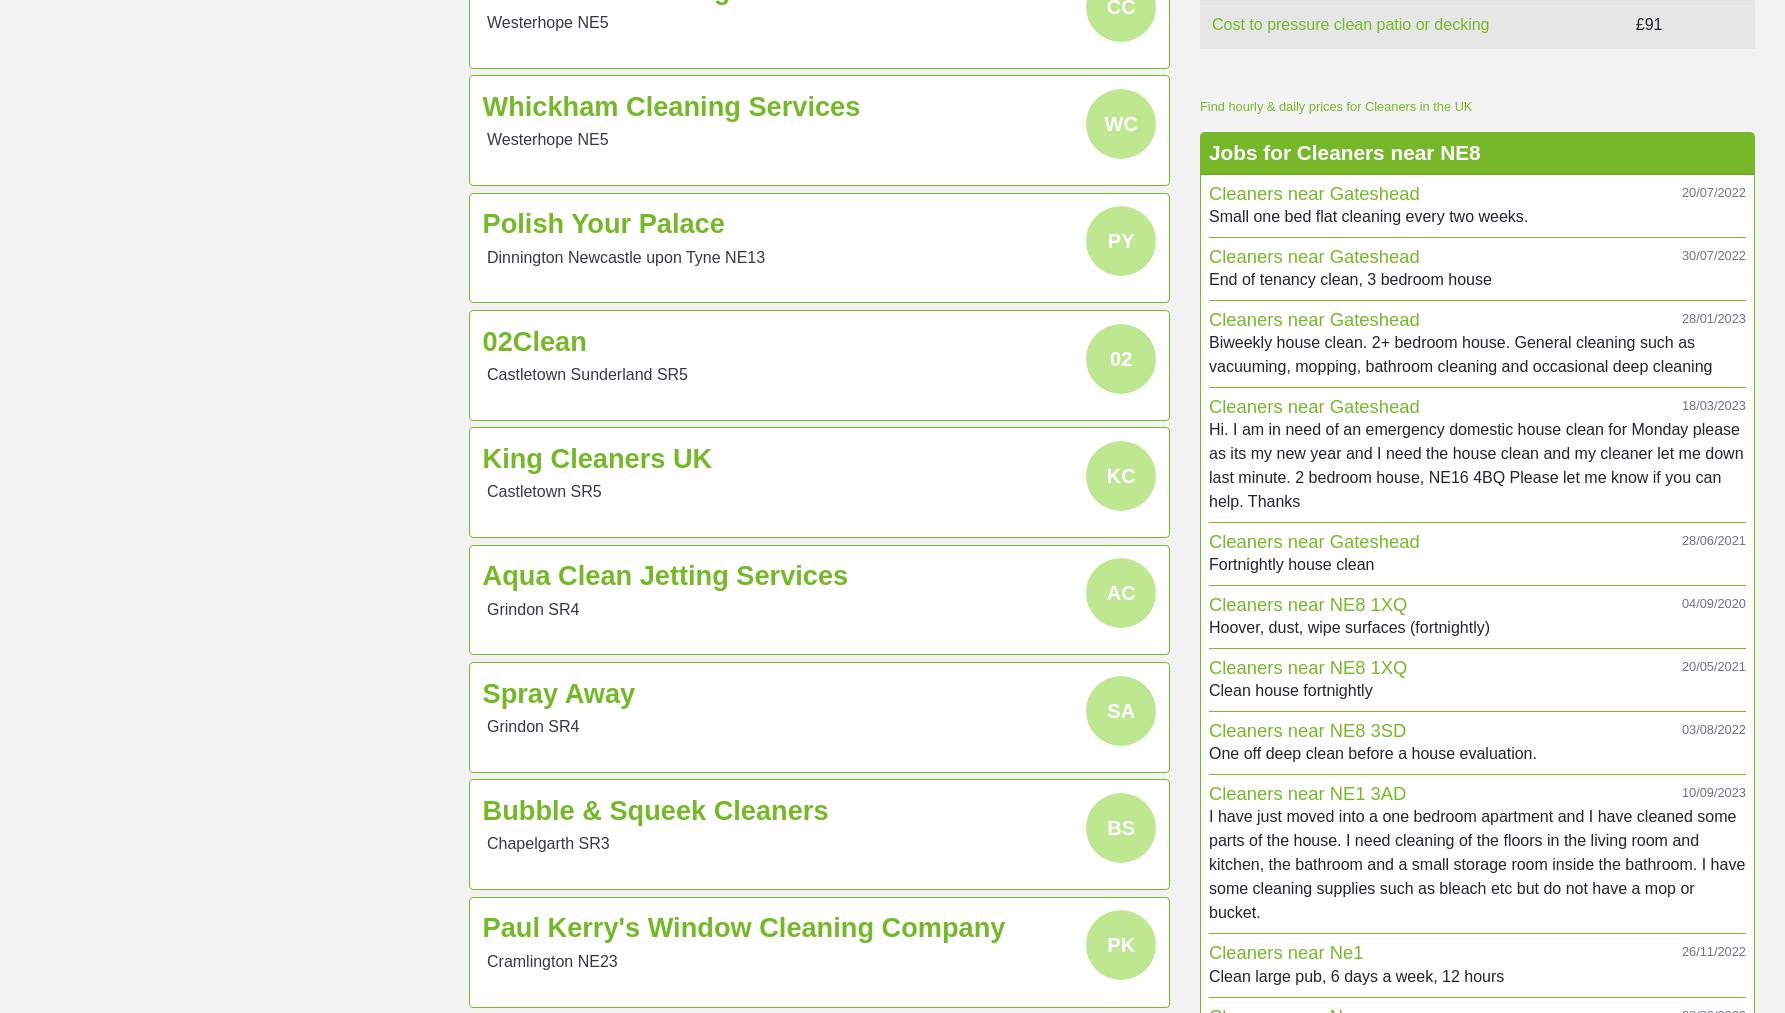 The image size is (1785, 1013). What do you see at coordinates (1475, 464) in the screenshot?
I see `'Hi. I am in need of an emergency domestic house clean for Monday please as its my new year and I need the house clean and my cleaner let me down last minute. 2 bedroom house, NE16 4BQ Please let me know if you can help. Thanks'` at bounding box center [1475, 464].